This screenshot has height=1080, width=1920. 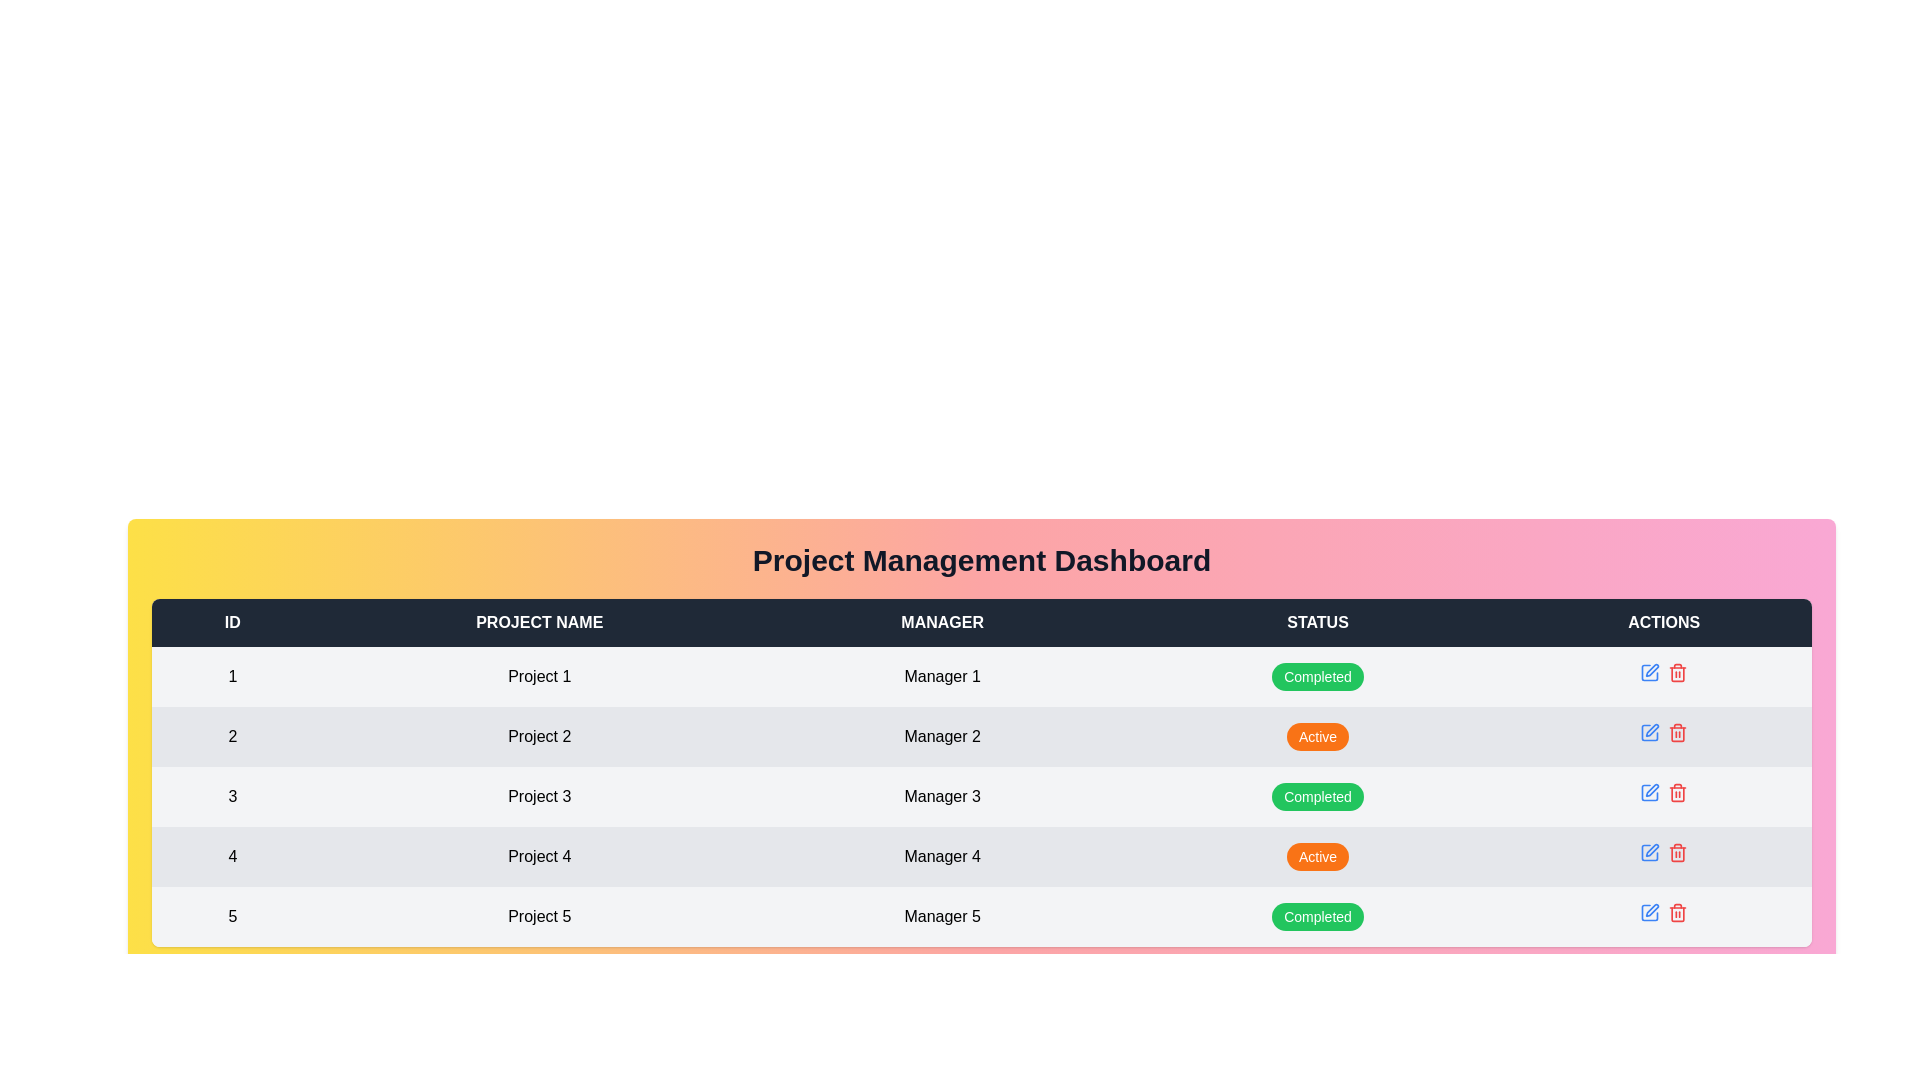 I want to click on the edit icon in the 'Actions' column for 'Project 3', so click(x=1650, y=672).